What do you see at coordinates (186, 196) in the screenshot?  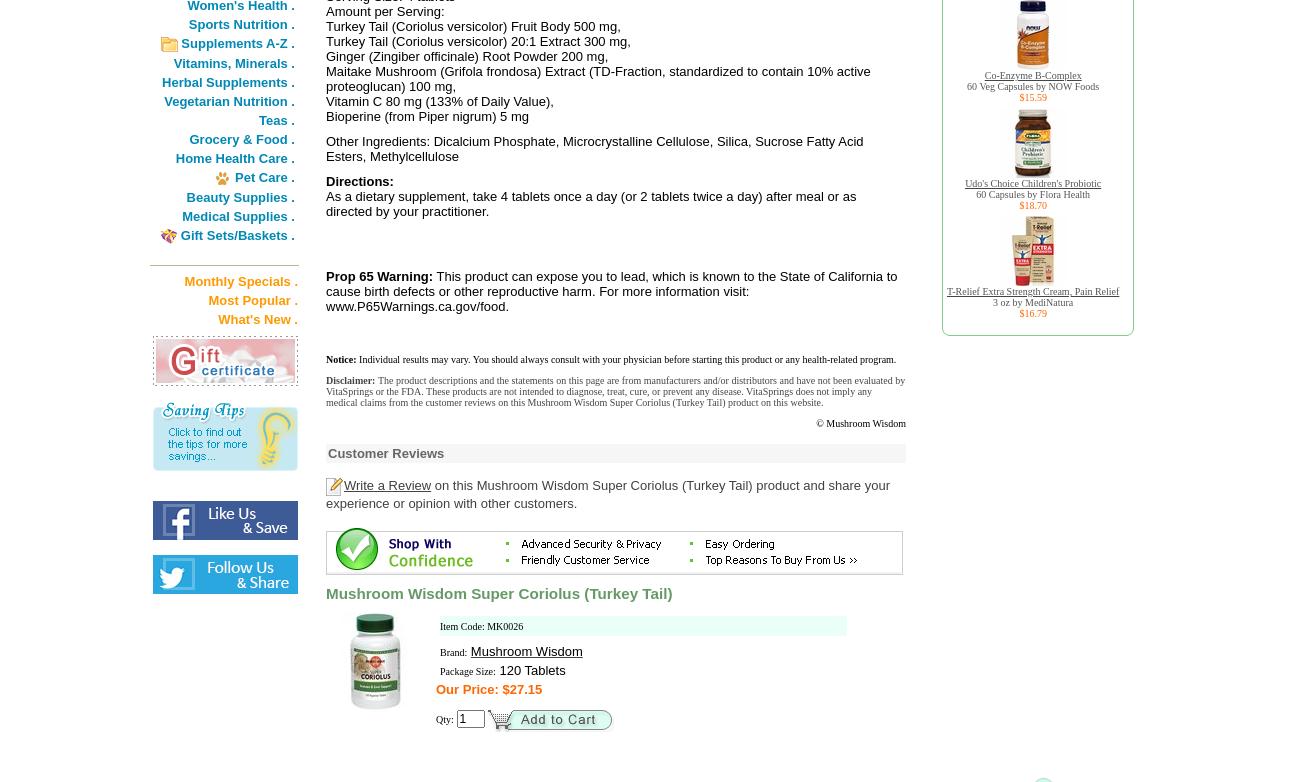 I see `'Beauty 
            Supplies .'` at bounding box center [186, 196].